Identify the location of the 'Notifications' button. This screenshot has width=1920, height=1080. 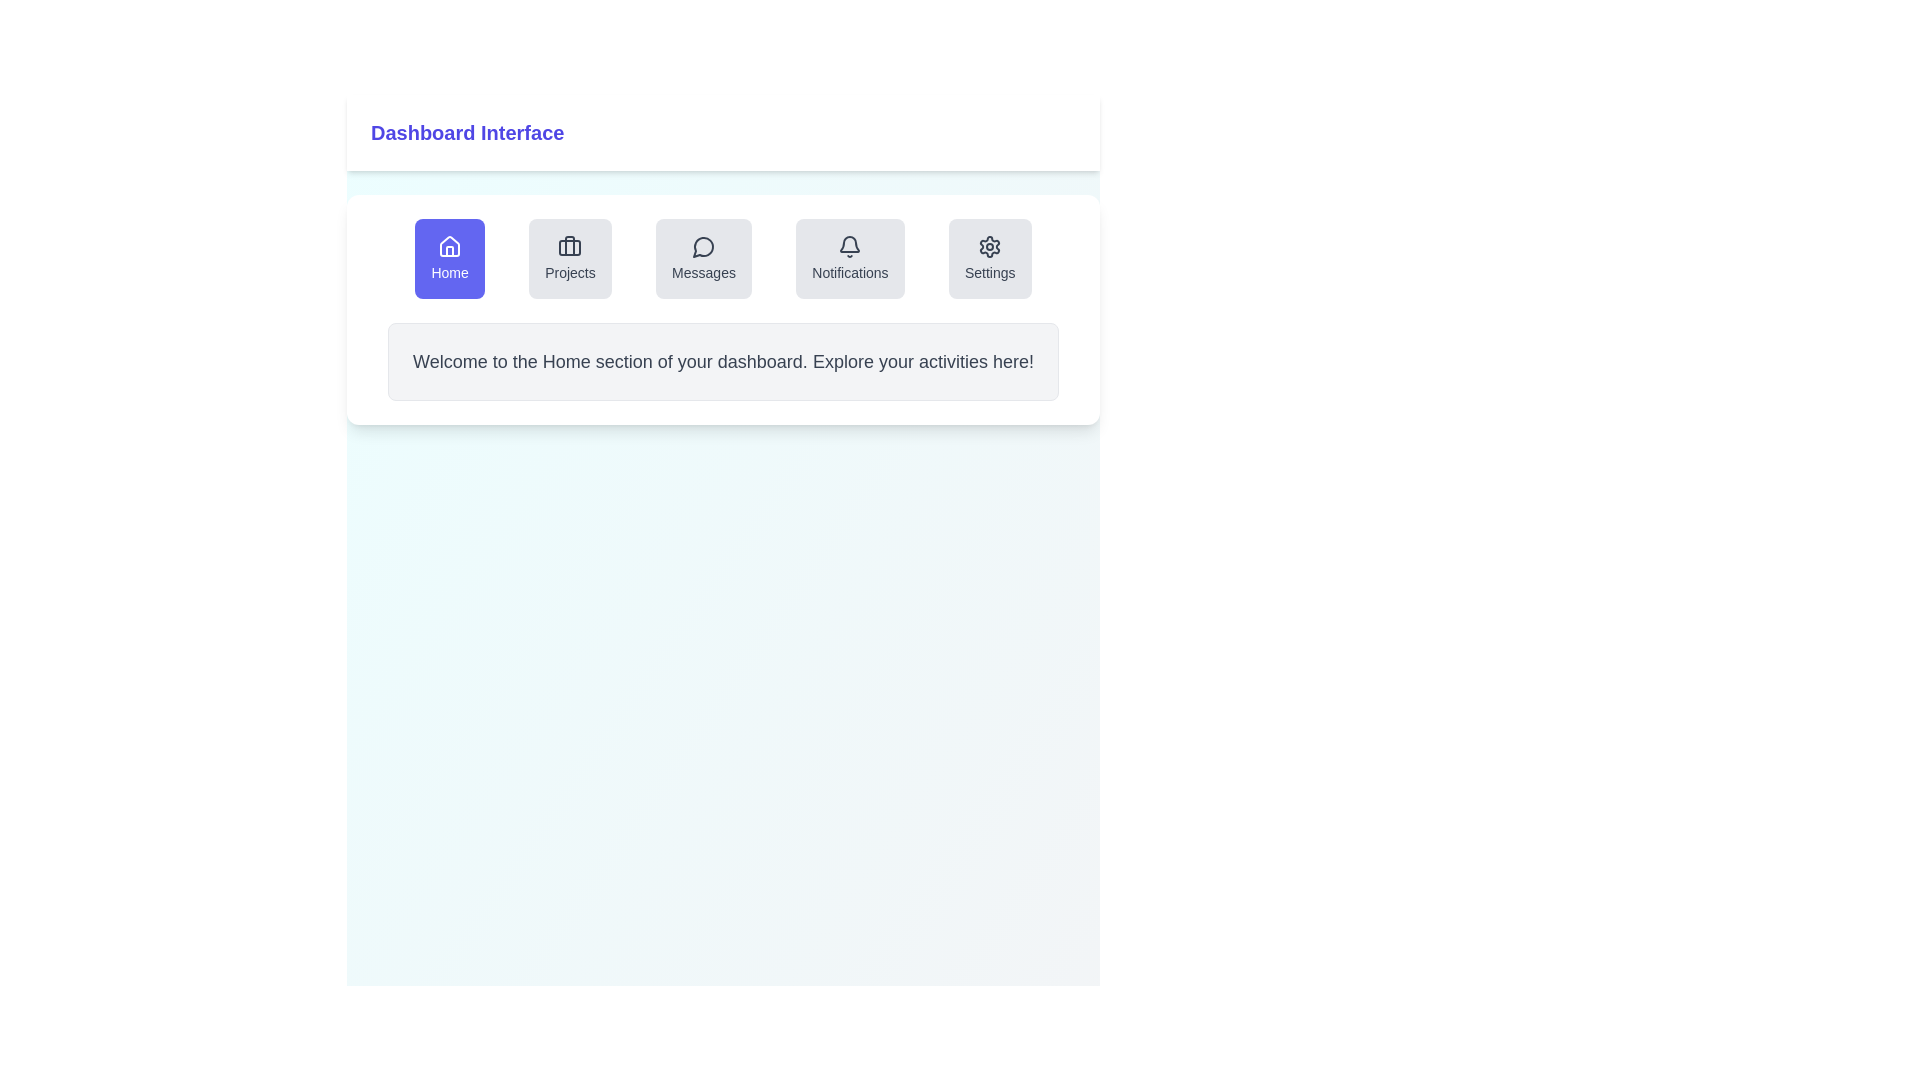
(850, 257).